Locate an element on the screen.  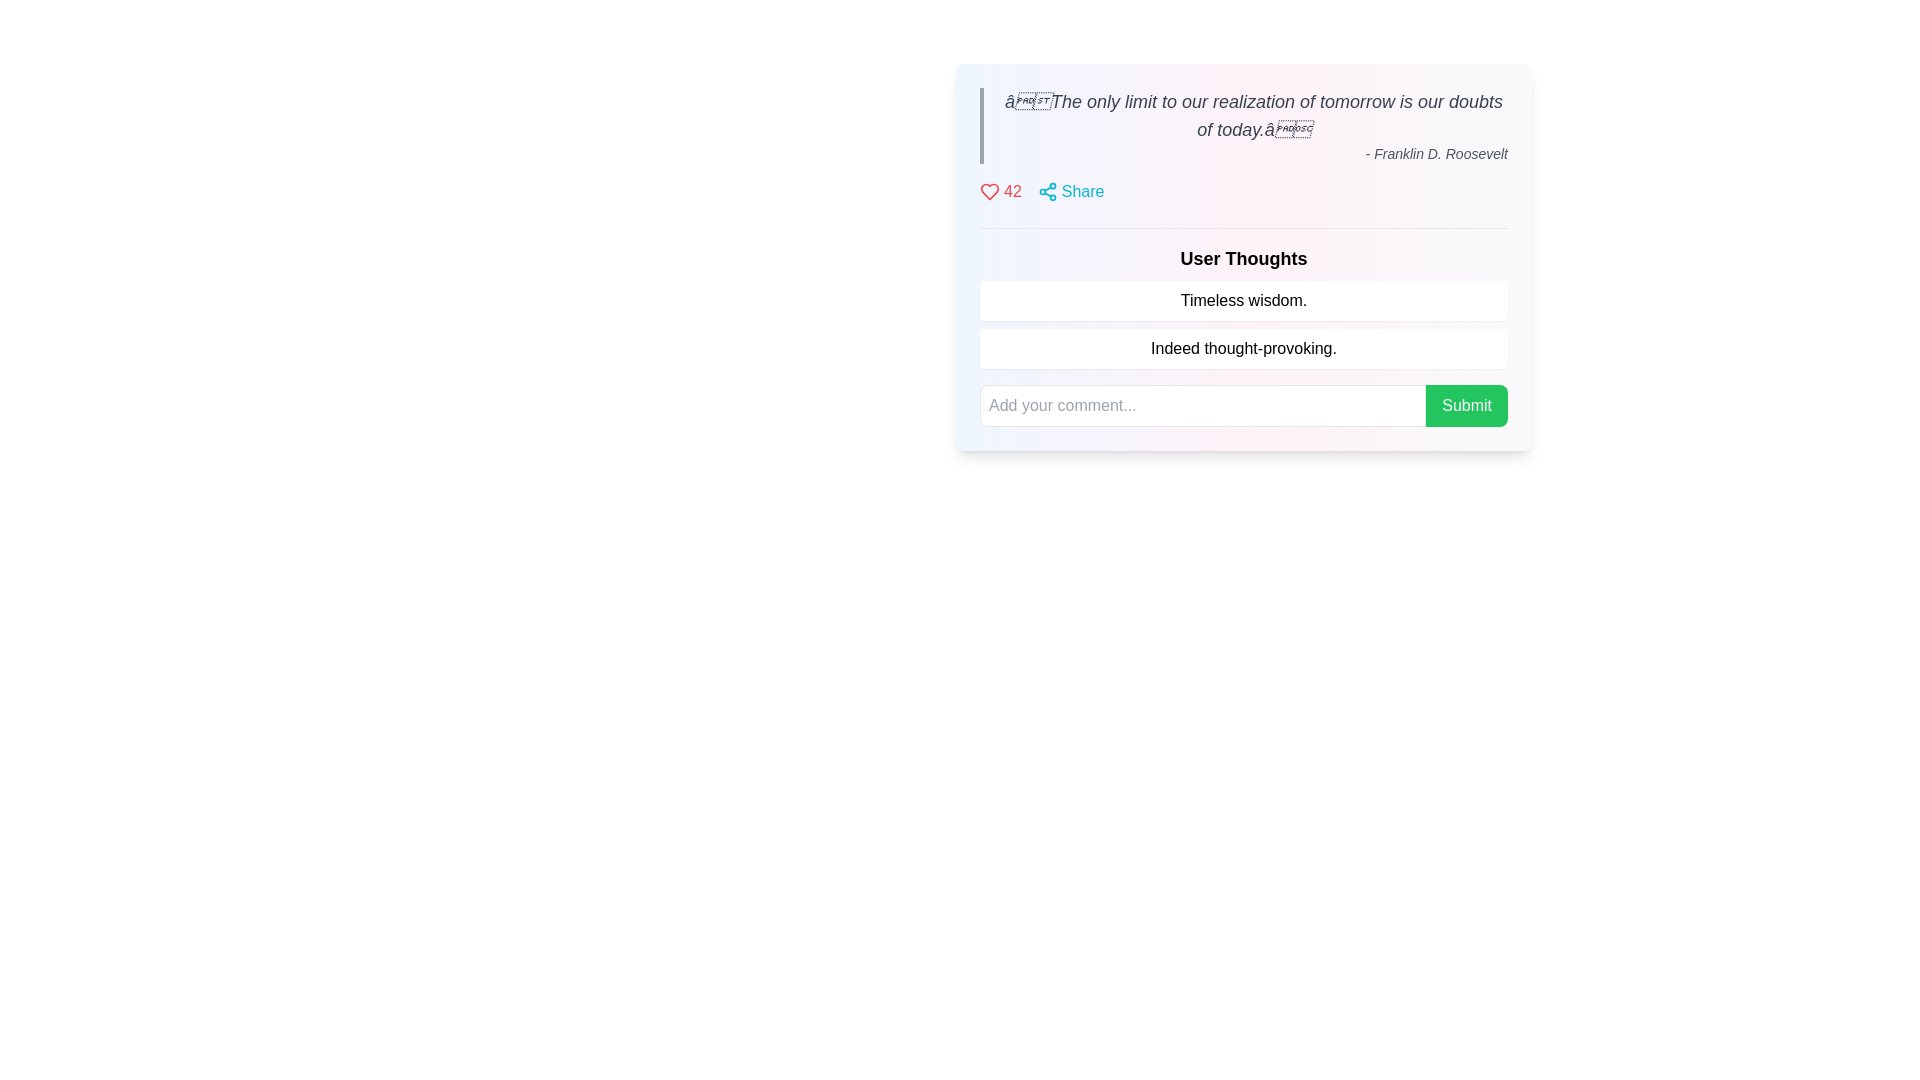
displayed number '42' from the red text label located at the top portion of the UI, which is part of a cluster with a red heart icon to its left is located at coordinates (1012, 192).